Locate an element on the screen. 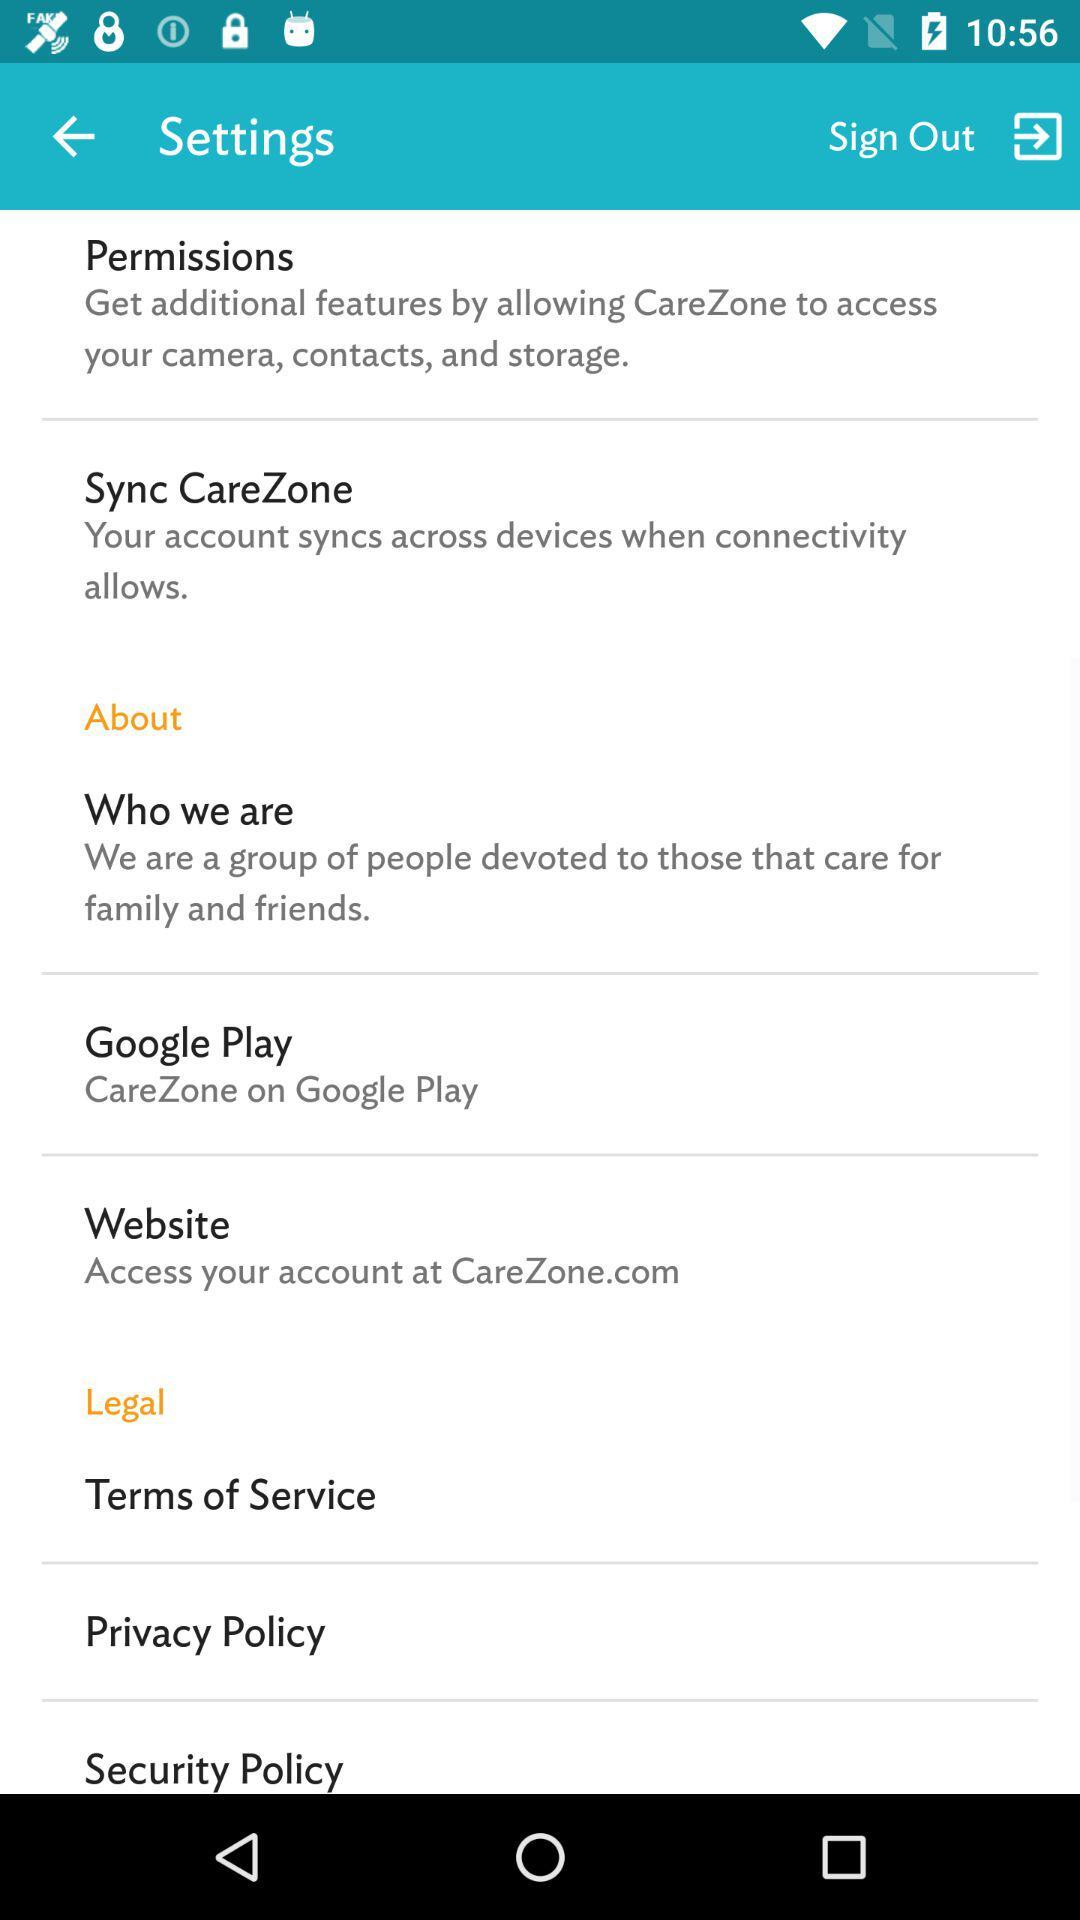 The image size is (1080, 1920). carezone on google is located at coordinates (281, 1088).